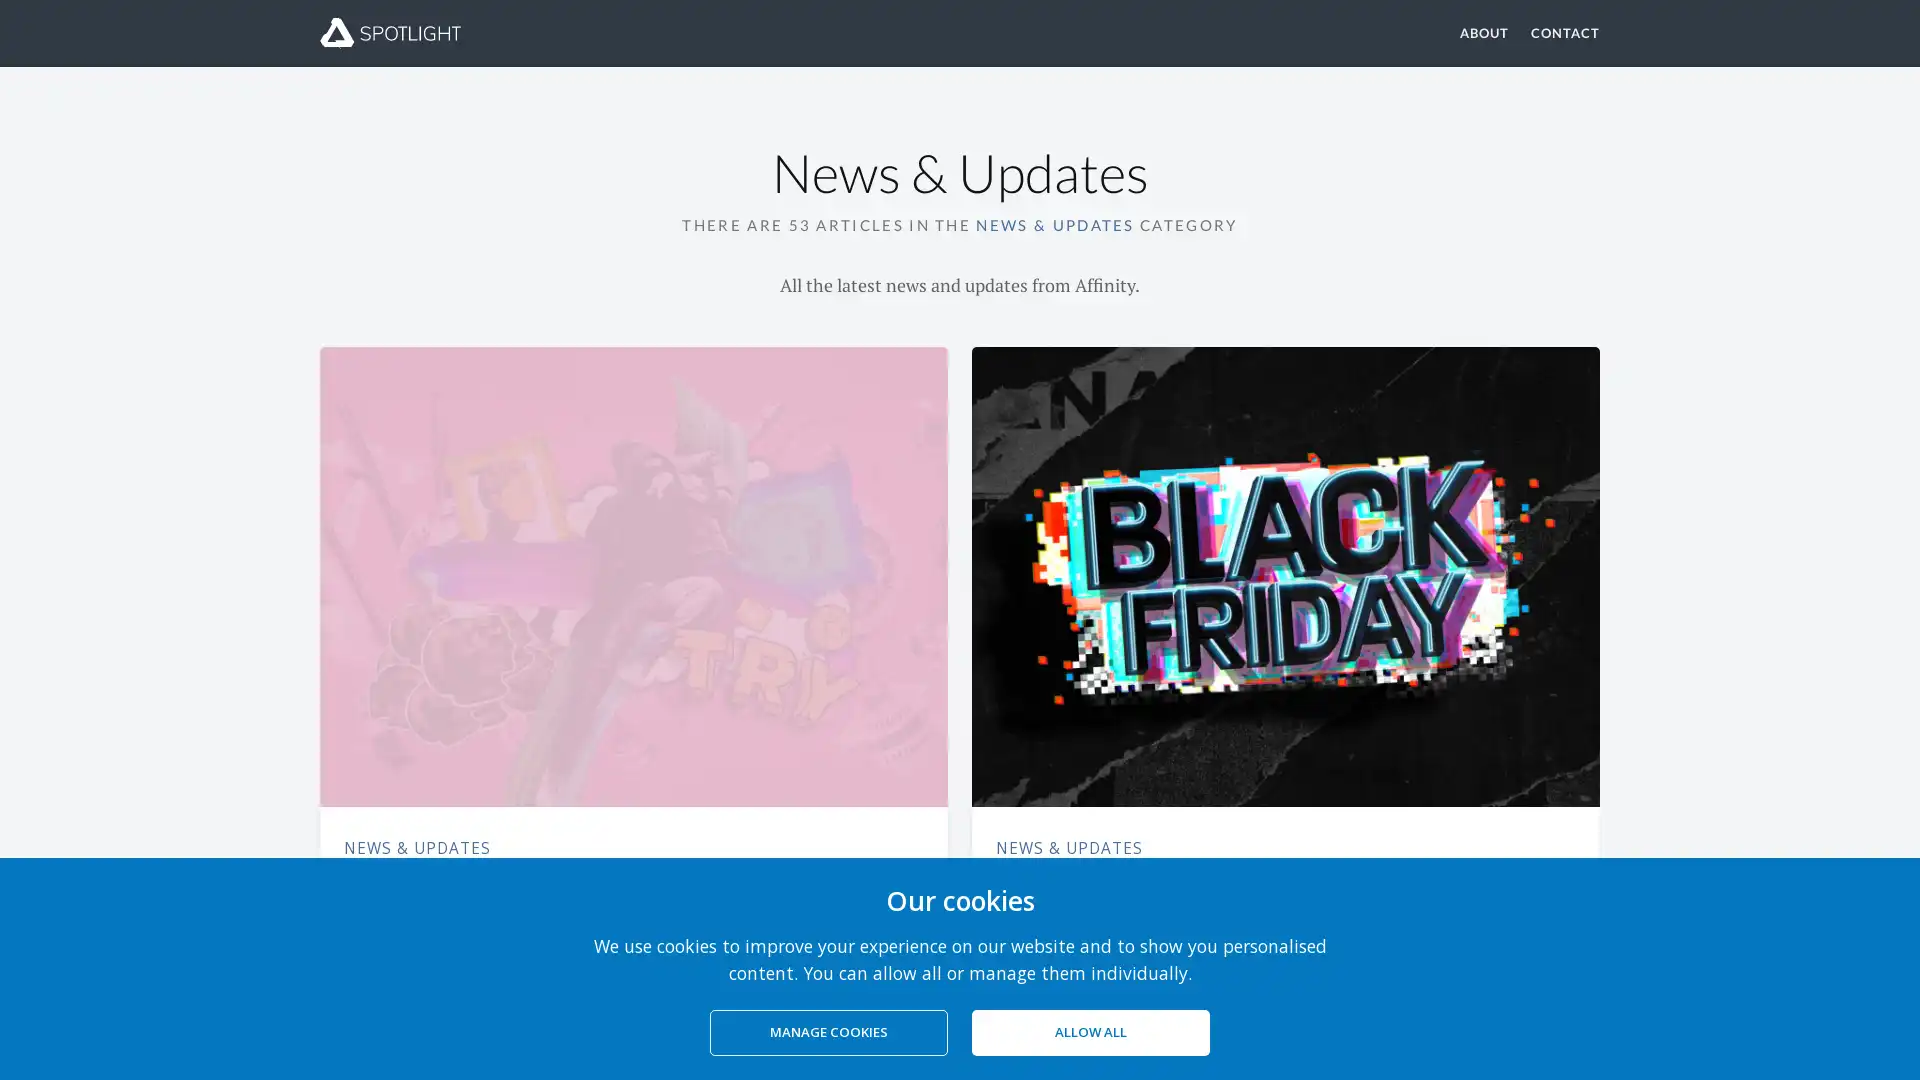  What do you see at coordinates (1089, 1033) in the screenshot?
I see `ALLOW ALL` at bounding box center [1089, 1033].